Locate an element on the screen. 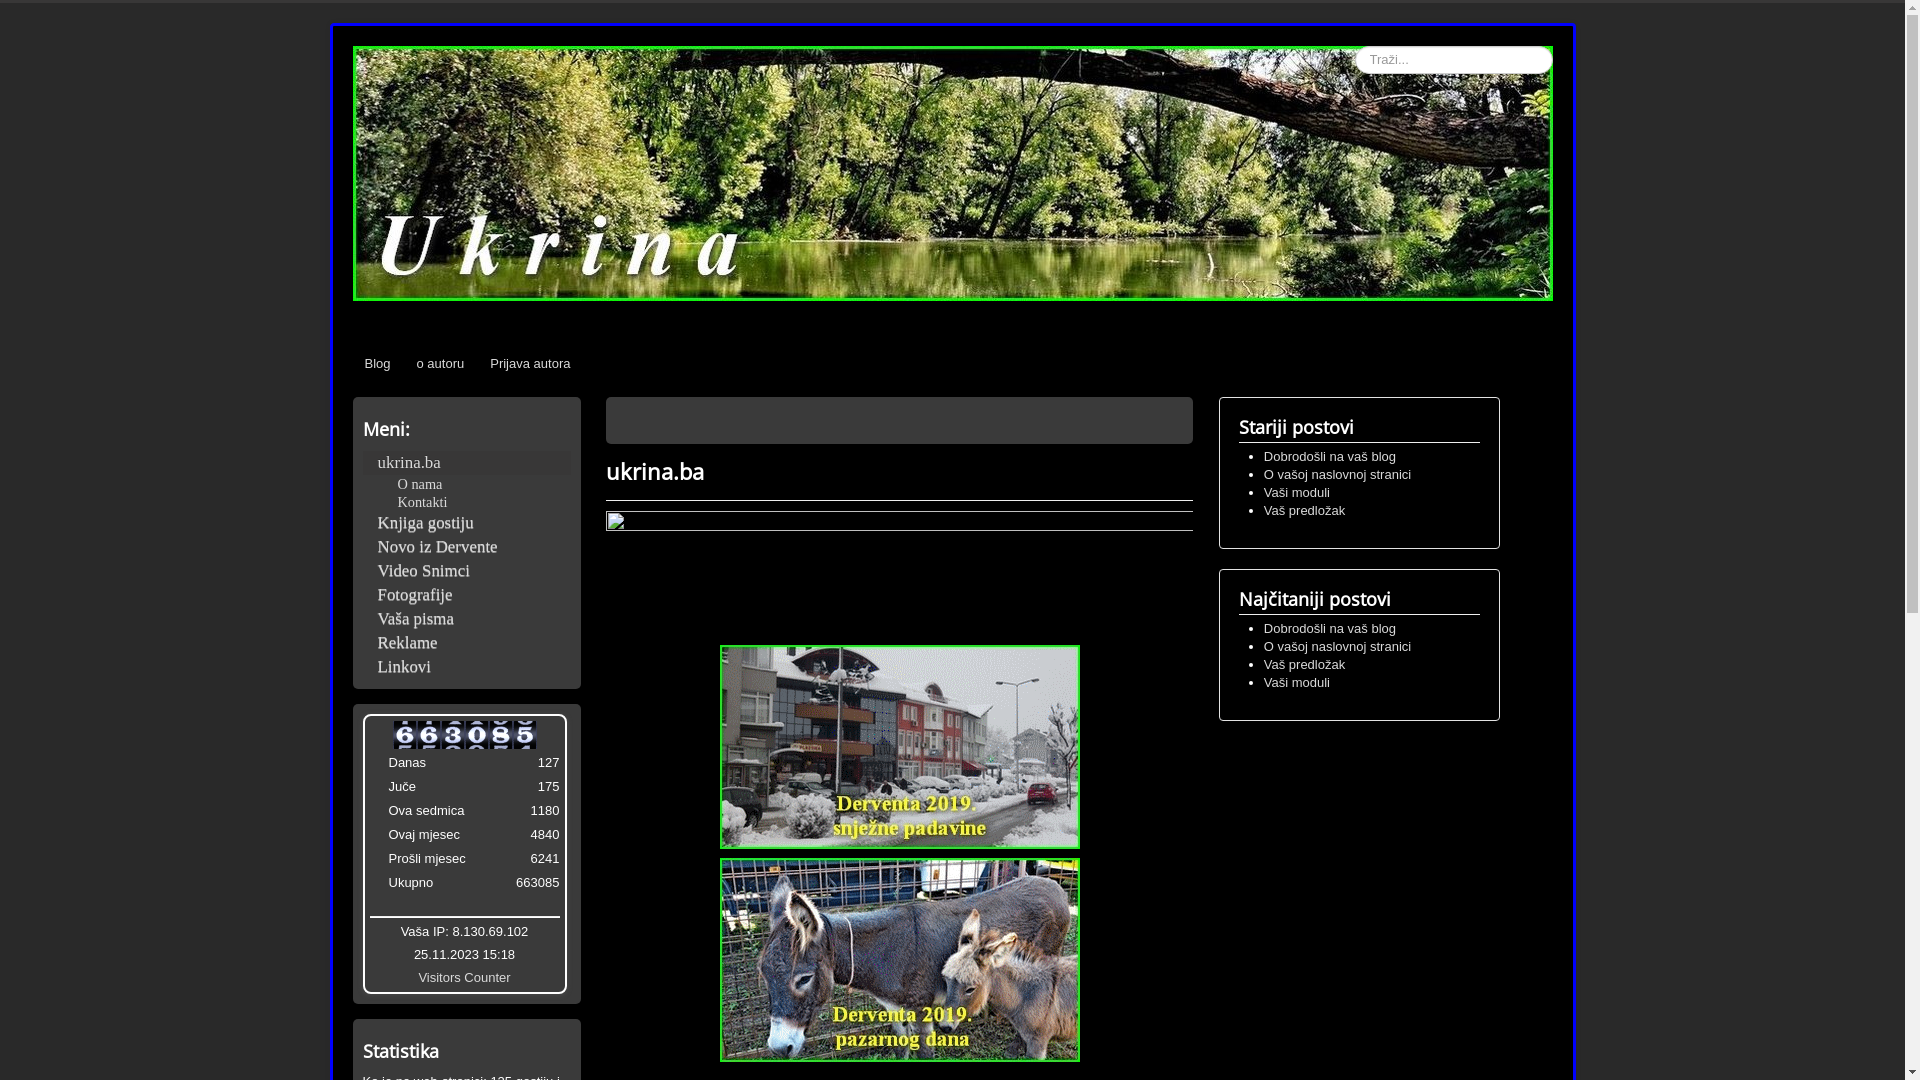 The image size is (1920, 1080). '2023-11-25' is located at coordinates (377, 765).